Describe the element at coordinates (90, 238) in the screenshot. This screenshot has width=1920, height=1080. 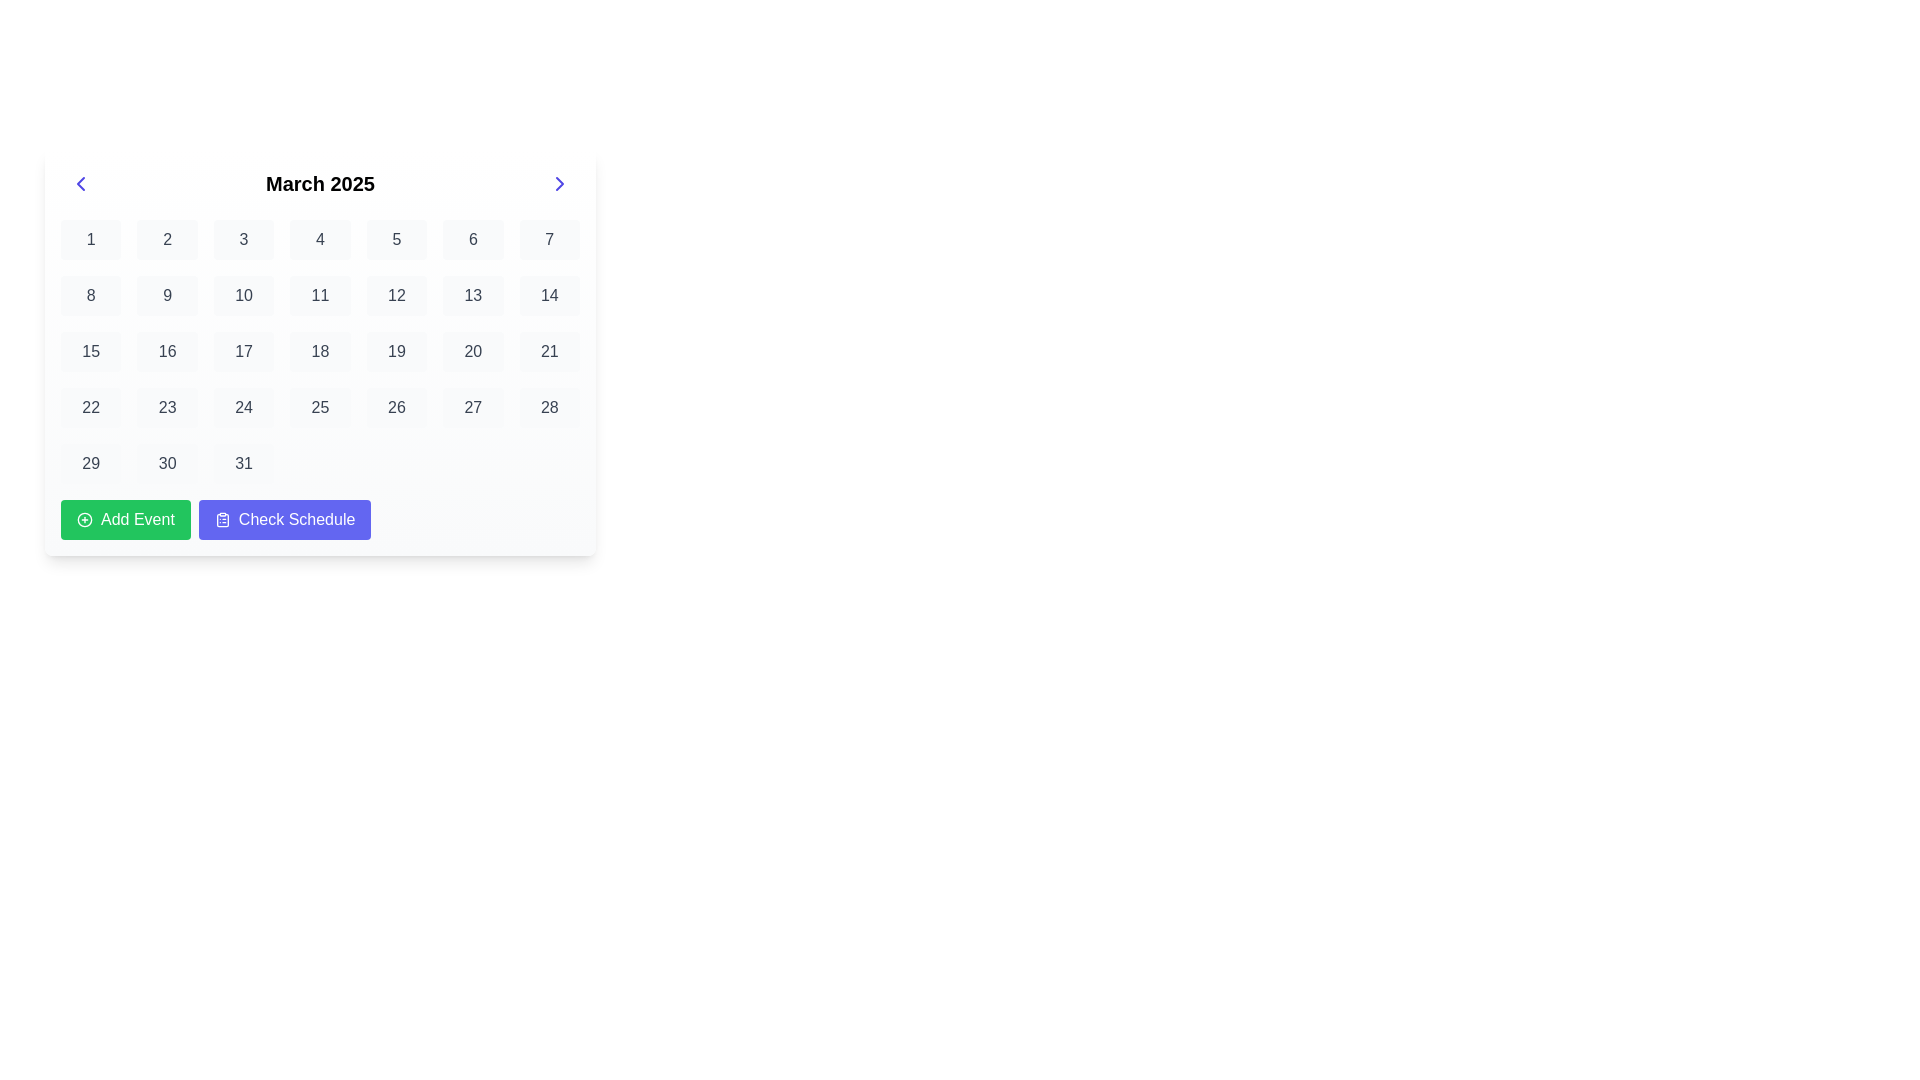
I see `the Calendar cell representing the first date of the month` at that location.